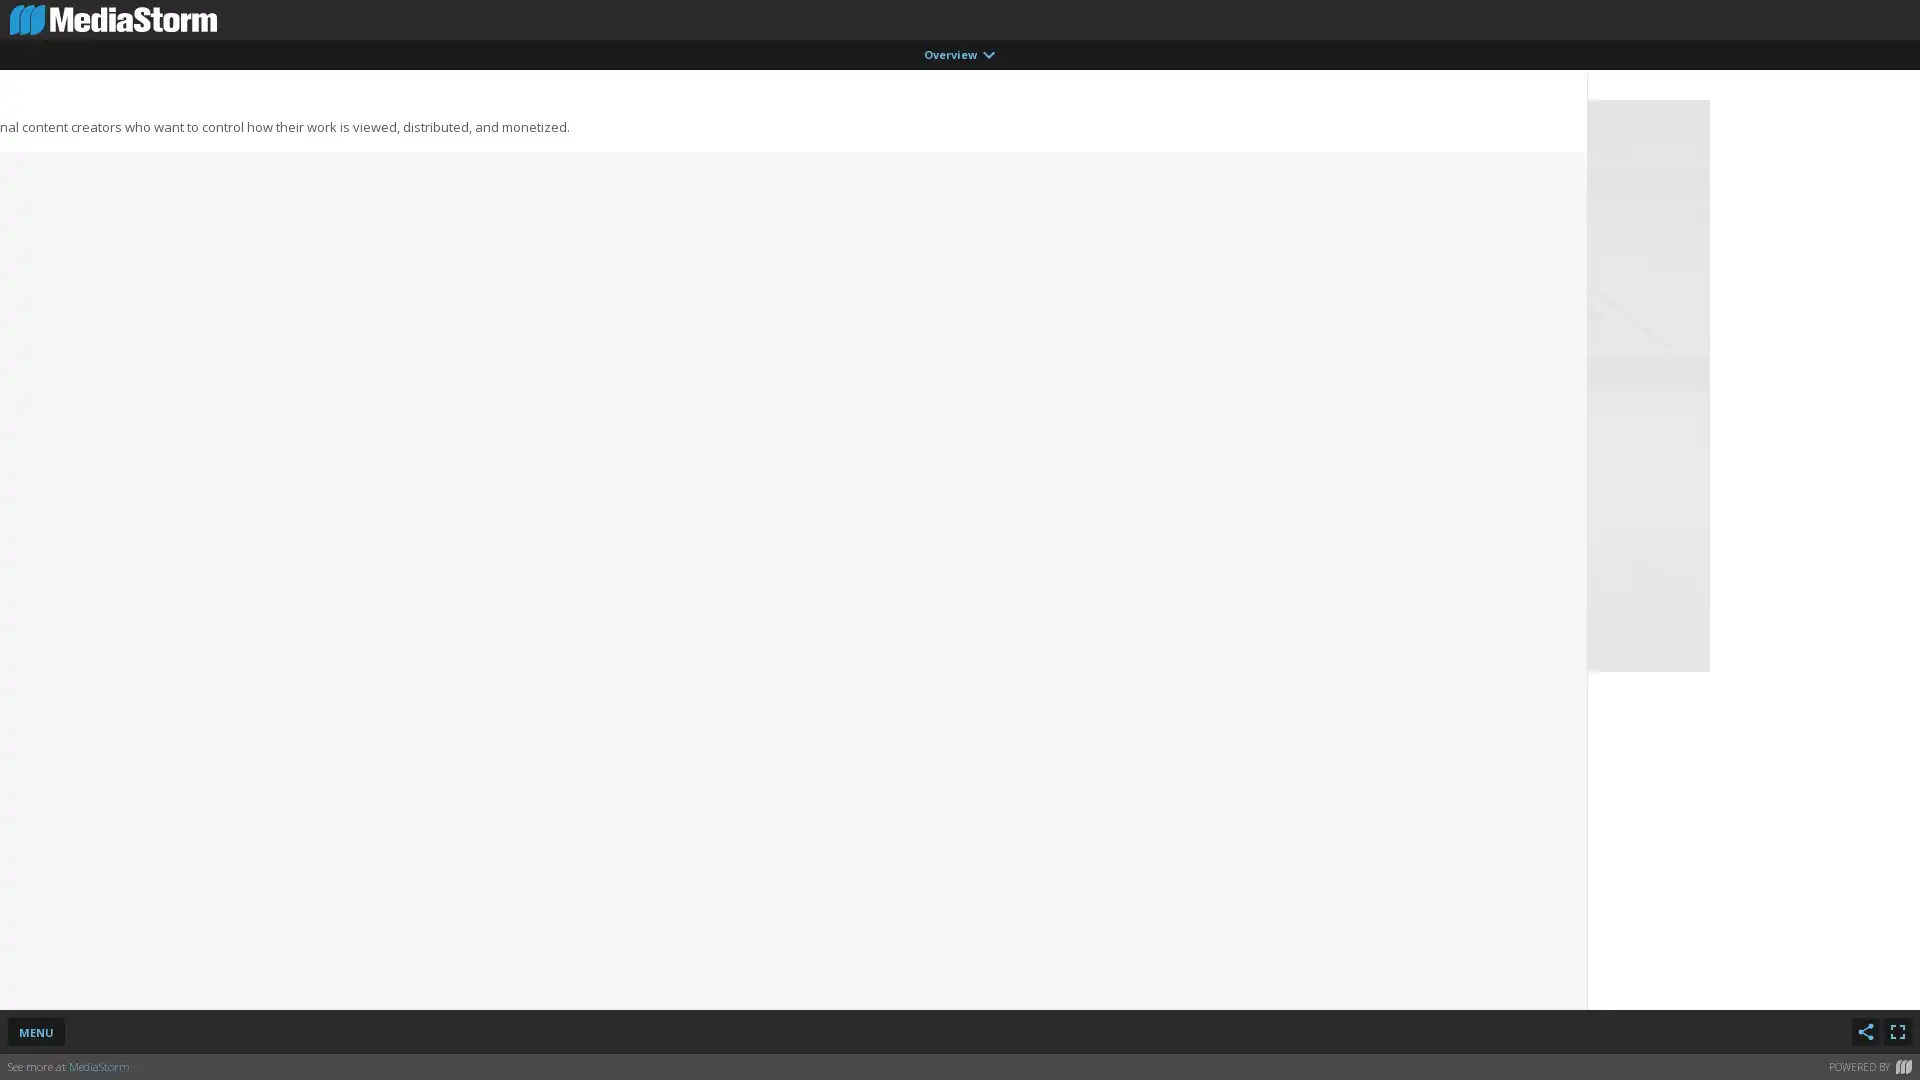 Image resolution: width=1920 pixels, height=1080 pixels. What do you see at coordinates (36, 1032) in the screenshot?
I see `MENU` at bounding box center [36, 1032].